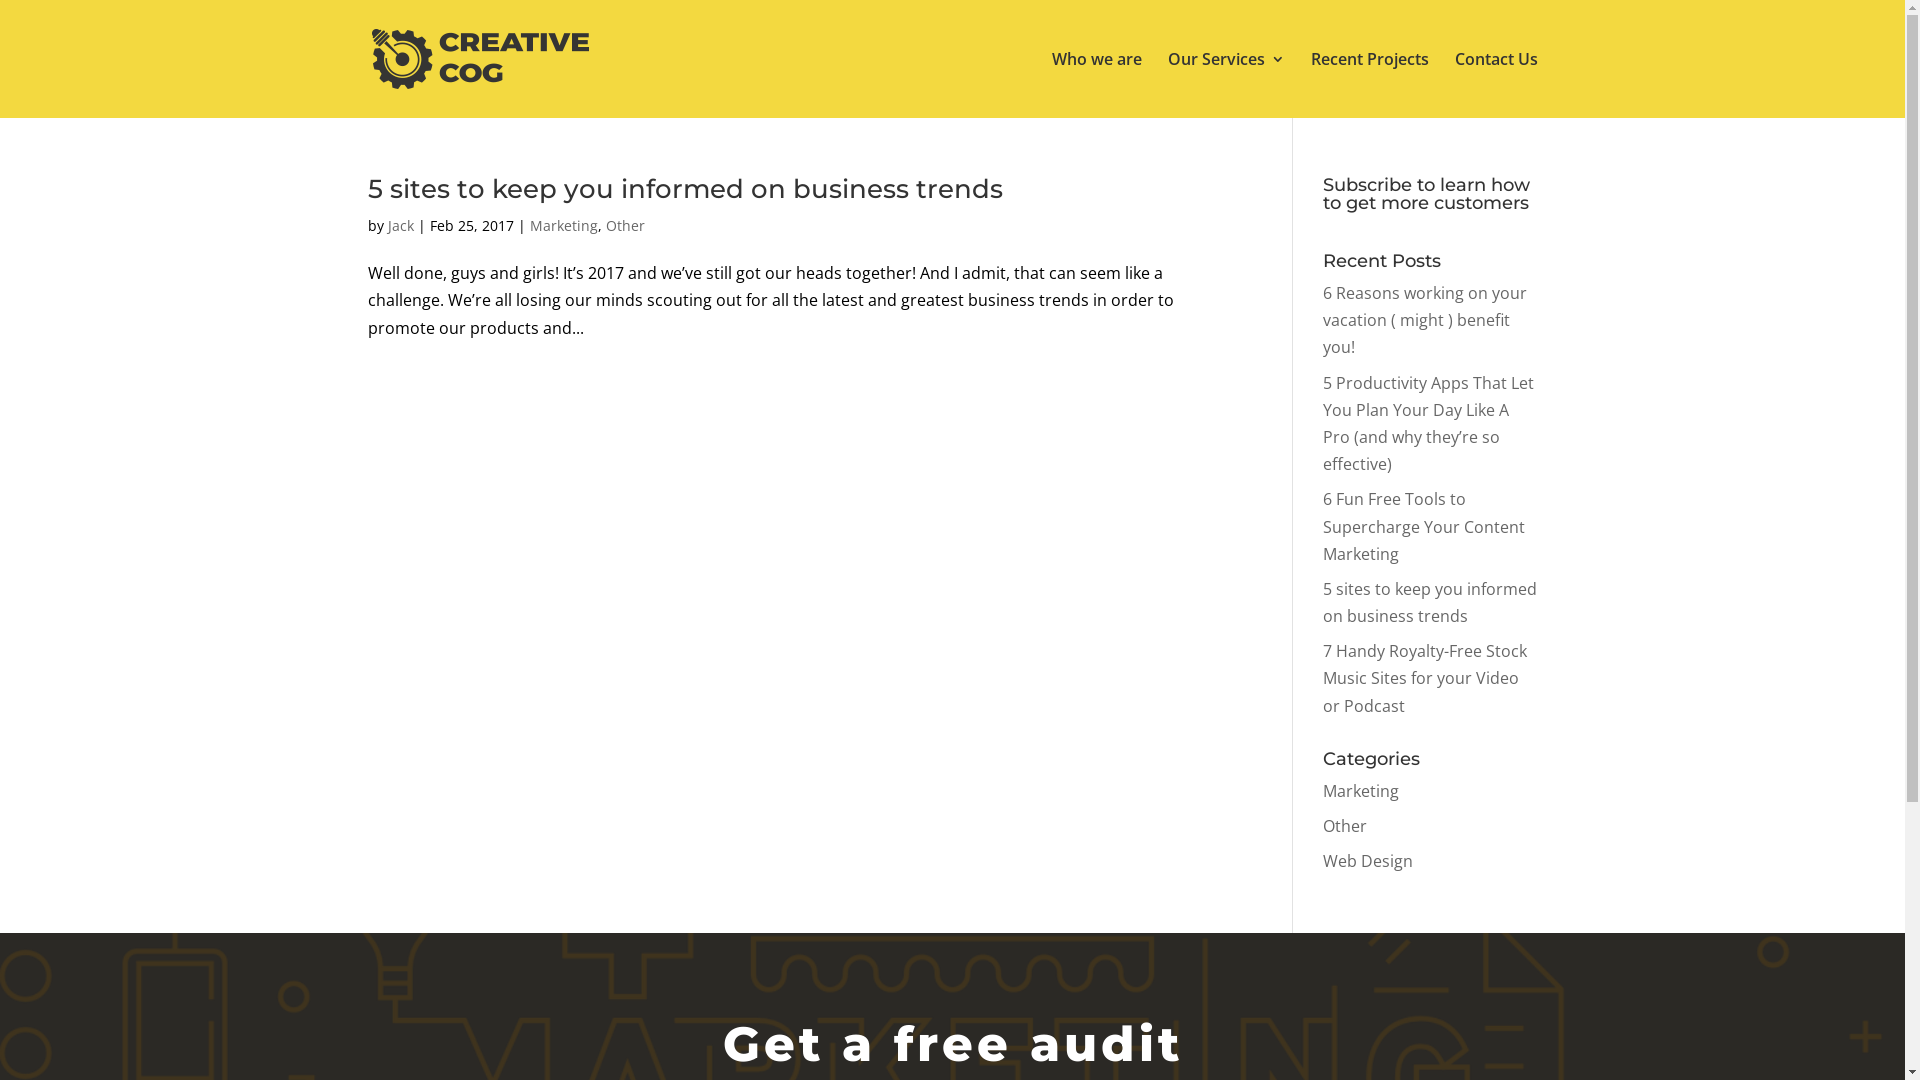 The height and width of the screenshot is (1080, 1920). What do you see at coordinates (1367, 859) in the screenshot?
I see `'Web Design'` at bounding box center [1367, 859].